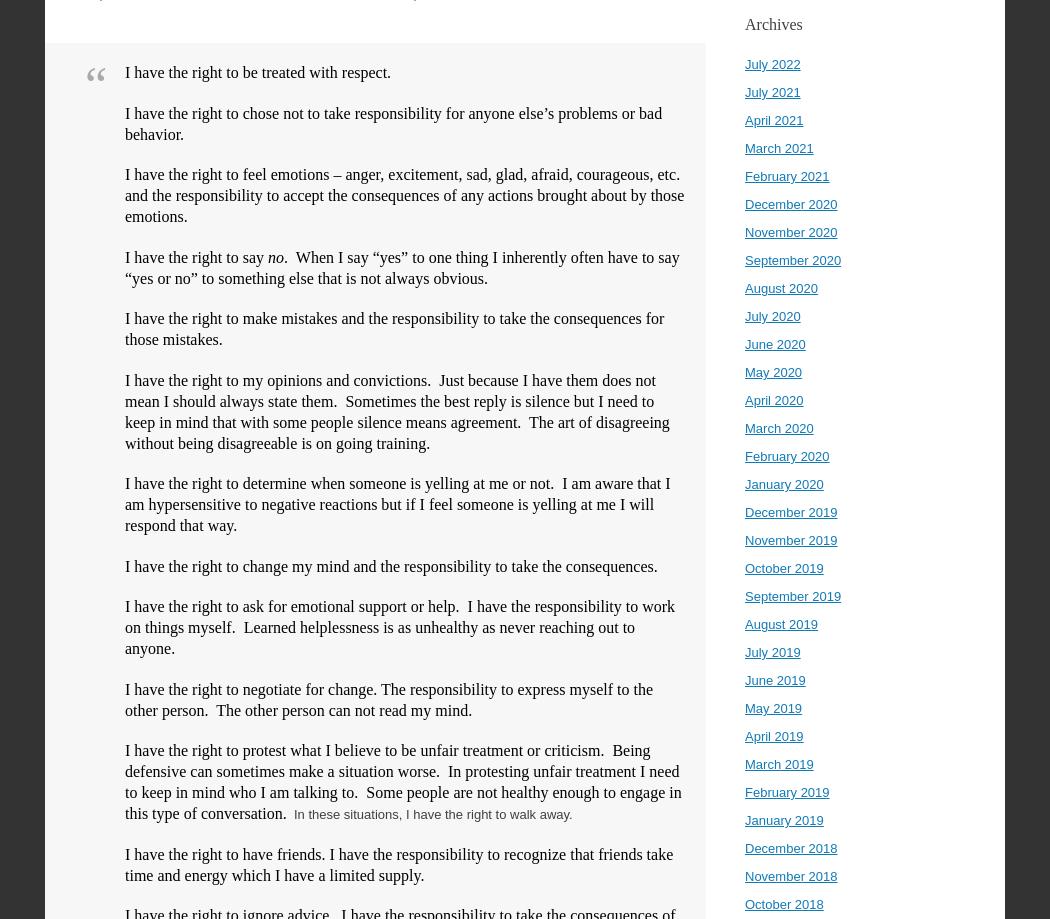  Describe the element at coordinates (402, 266) in the screenshot. I see `'.  When I say “yes” to one thing I inherently often have to say “yes or no” to something else that is not always obvious.'` at that location.